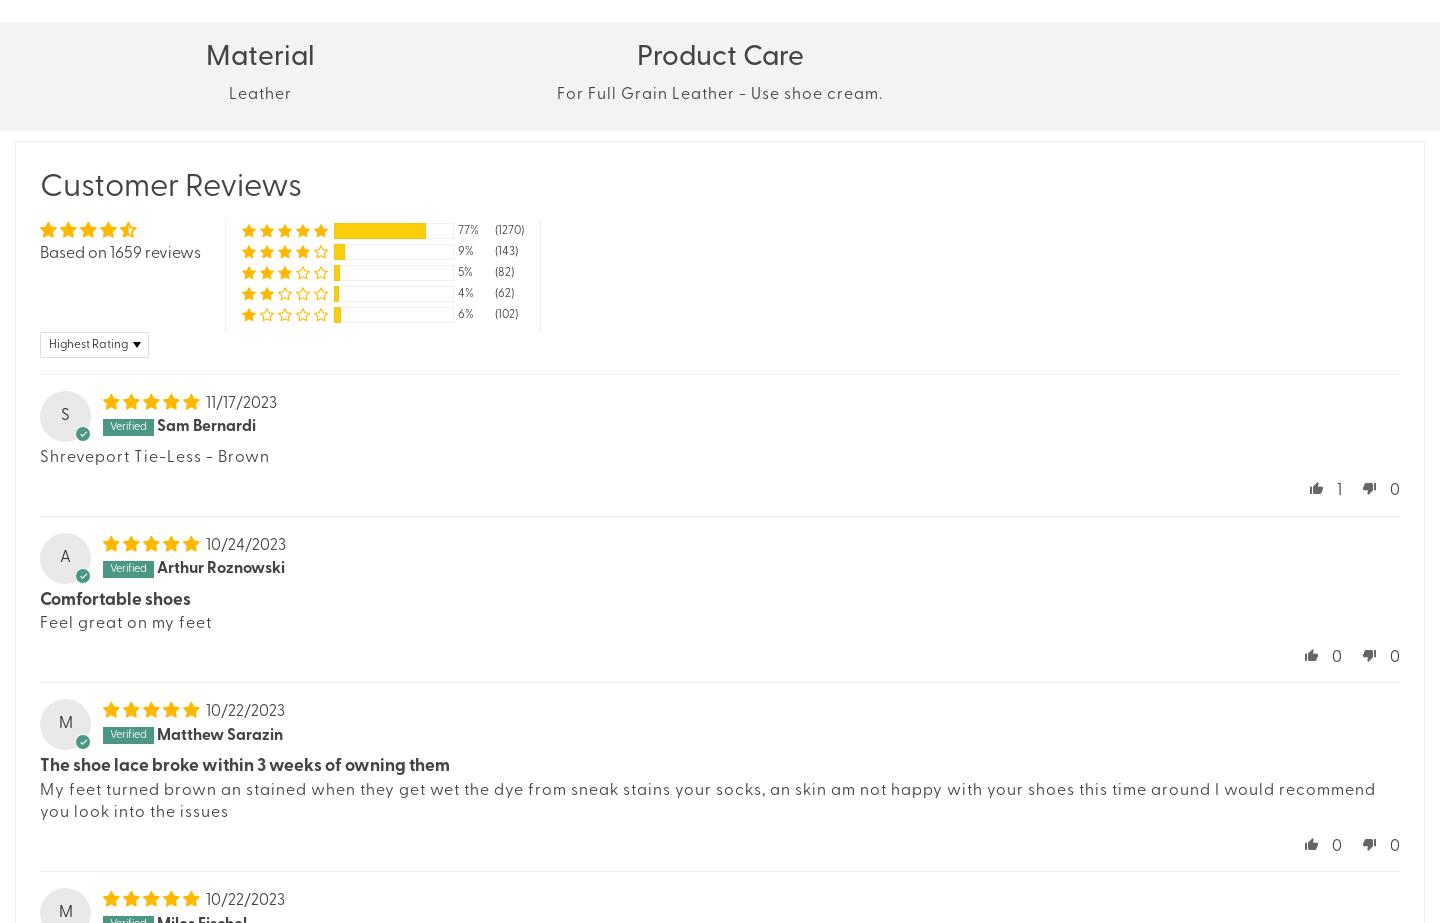  Describe the element at coordinates (120, 252) in the screenshot. I see `'Based on 1659 reviews'` at that location.